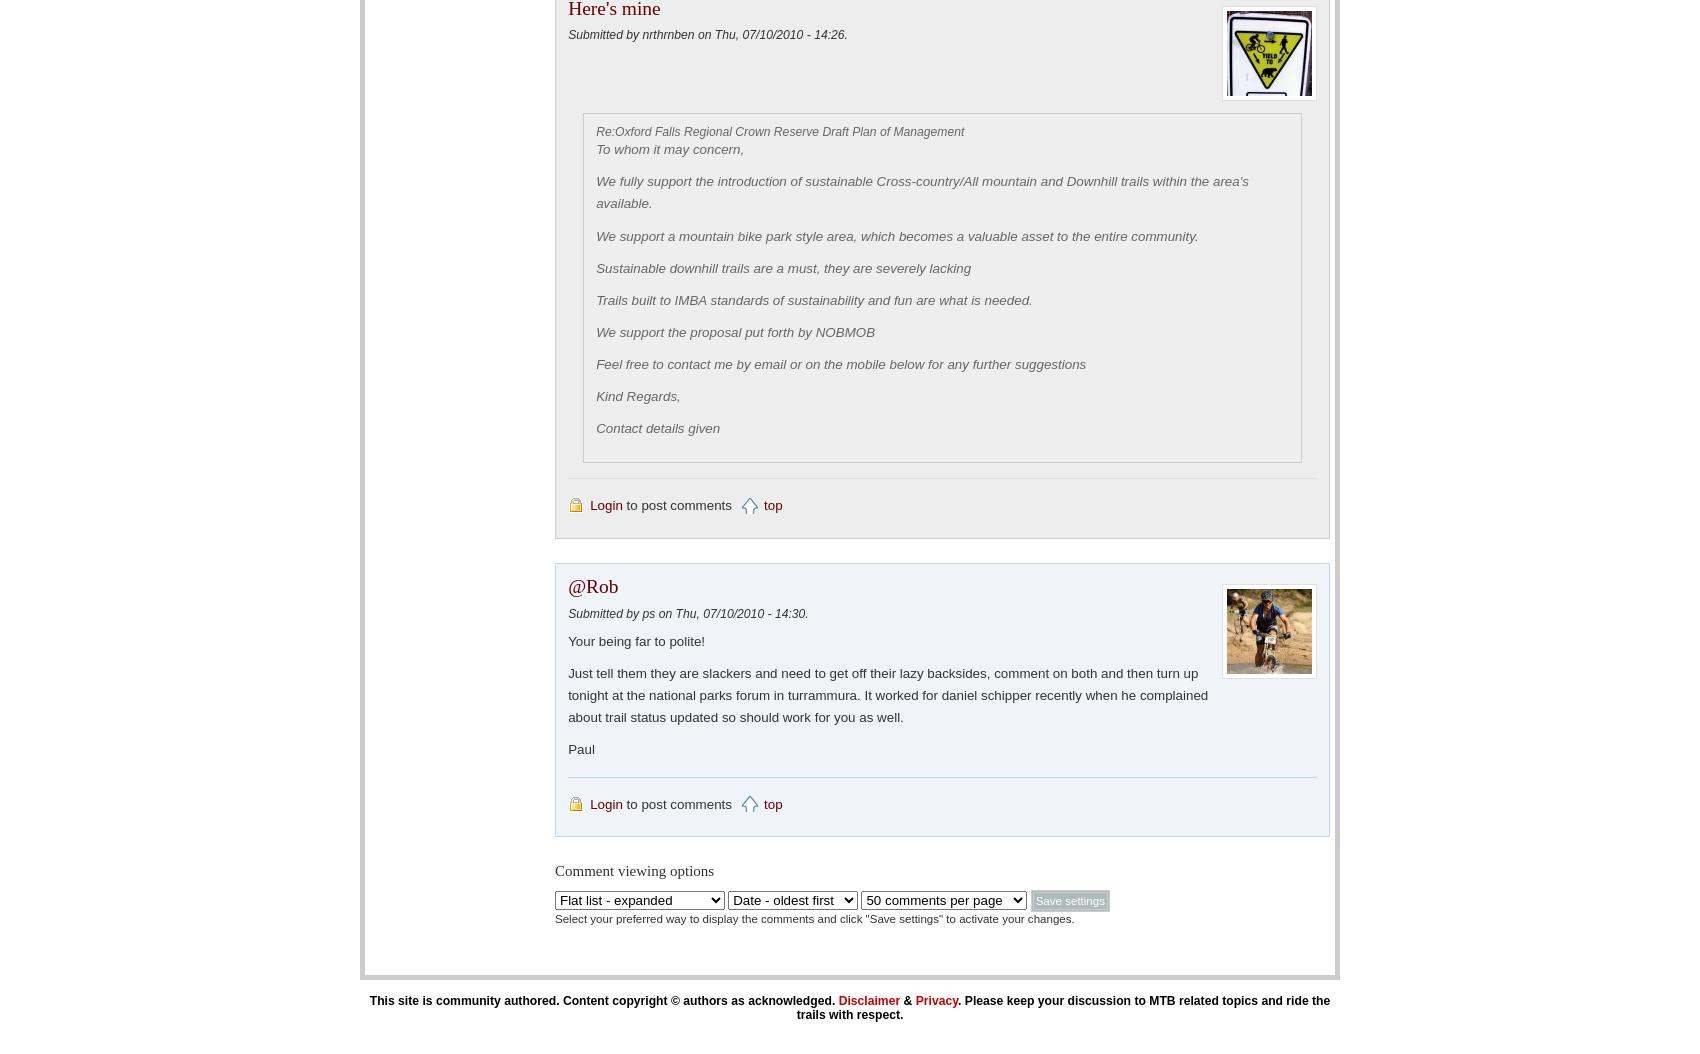  Describe the element at coordinates (813, 917) in the screenshot. I see `'Select your preferred way to display the comments and click "Save settings" to activate your changes.'` at that location.